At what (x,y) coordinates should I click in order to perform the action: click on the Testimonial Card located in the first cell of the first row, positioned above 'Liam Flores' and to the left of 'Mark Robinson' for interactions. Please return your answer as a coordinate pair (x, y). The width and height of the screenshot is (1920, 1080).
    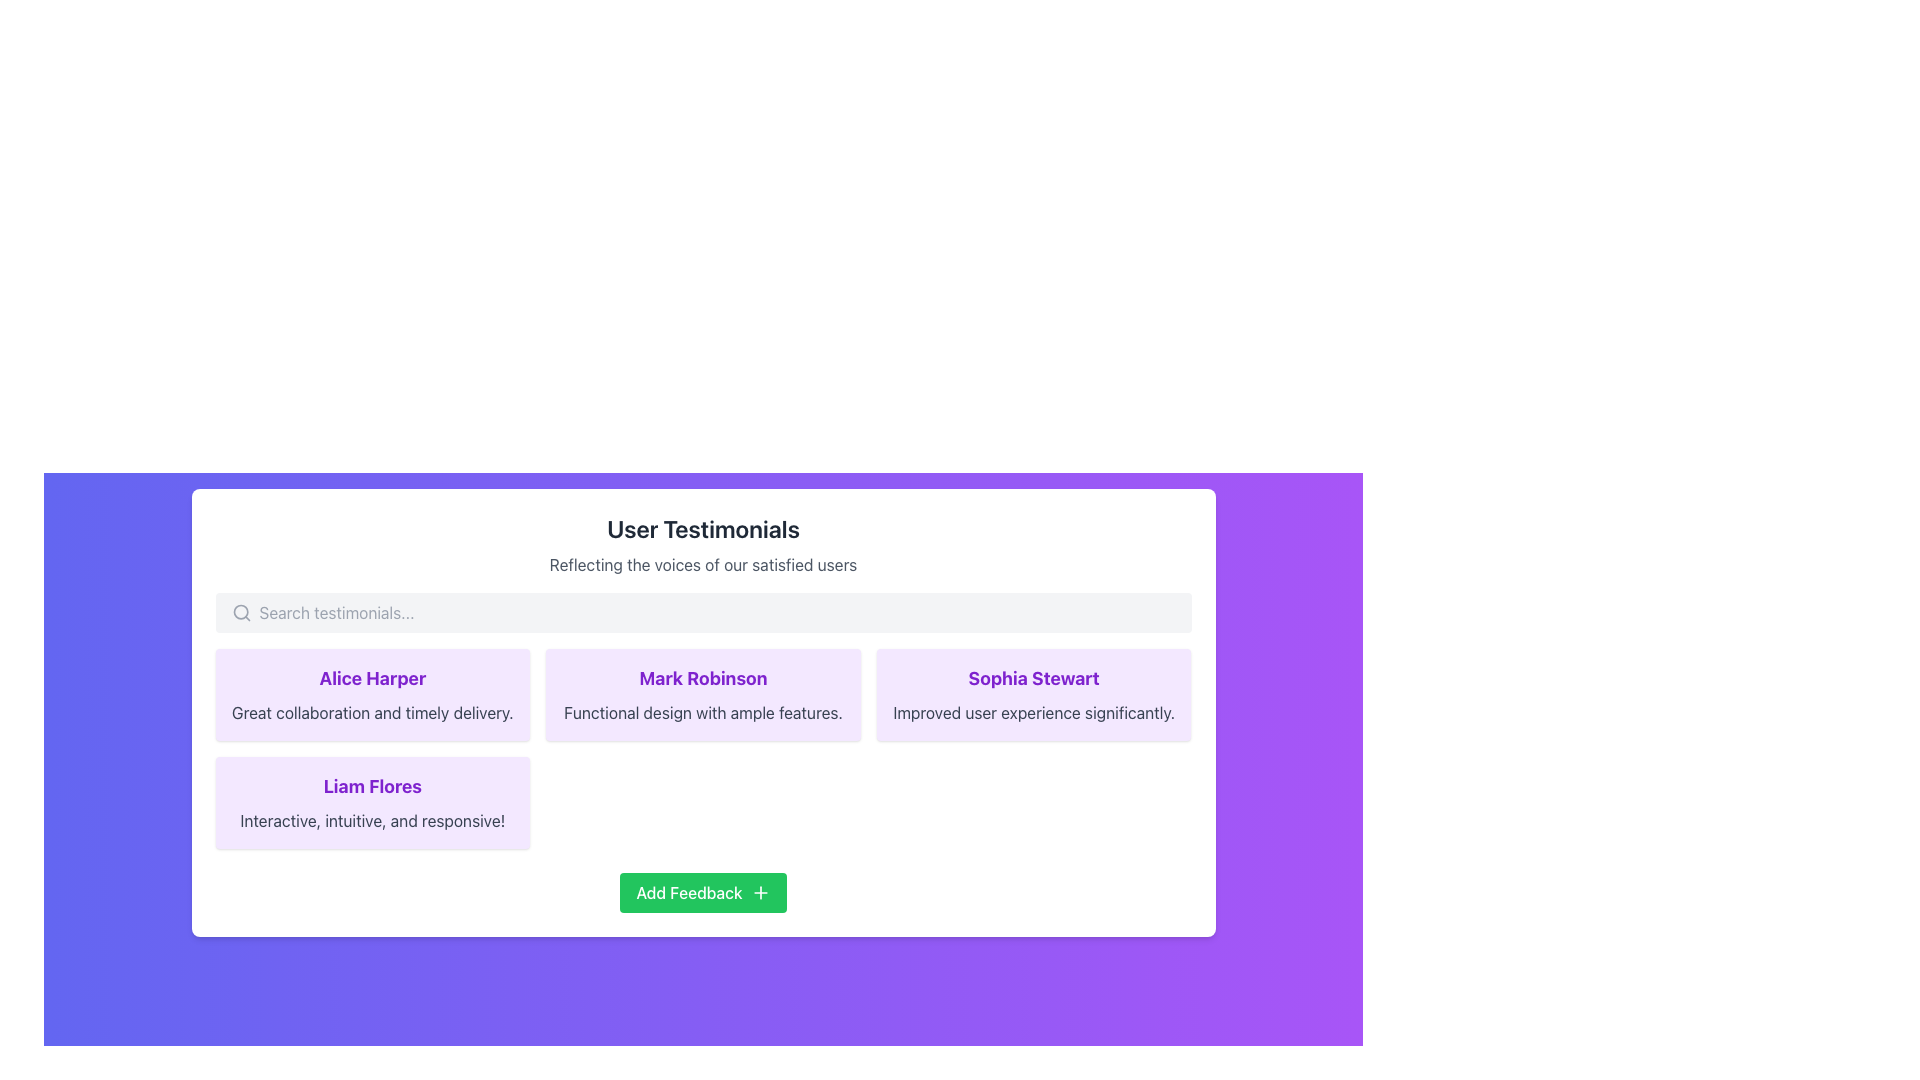
    Looking at the image, I should click on (372, 693).